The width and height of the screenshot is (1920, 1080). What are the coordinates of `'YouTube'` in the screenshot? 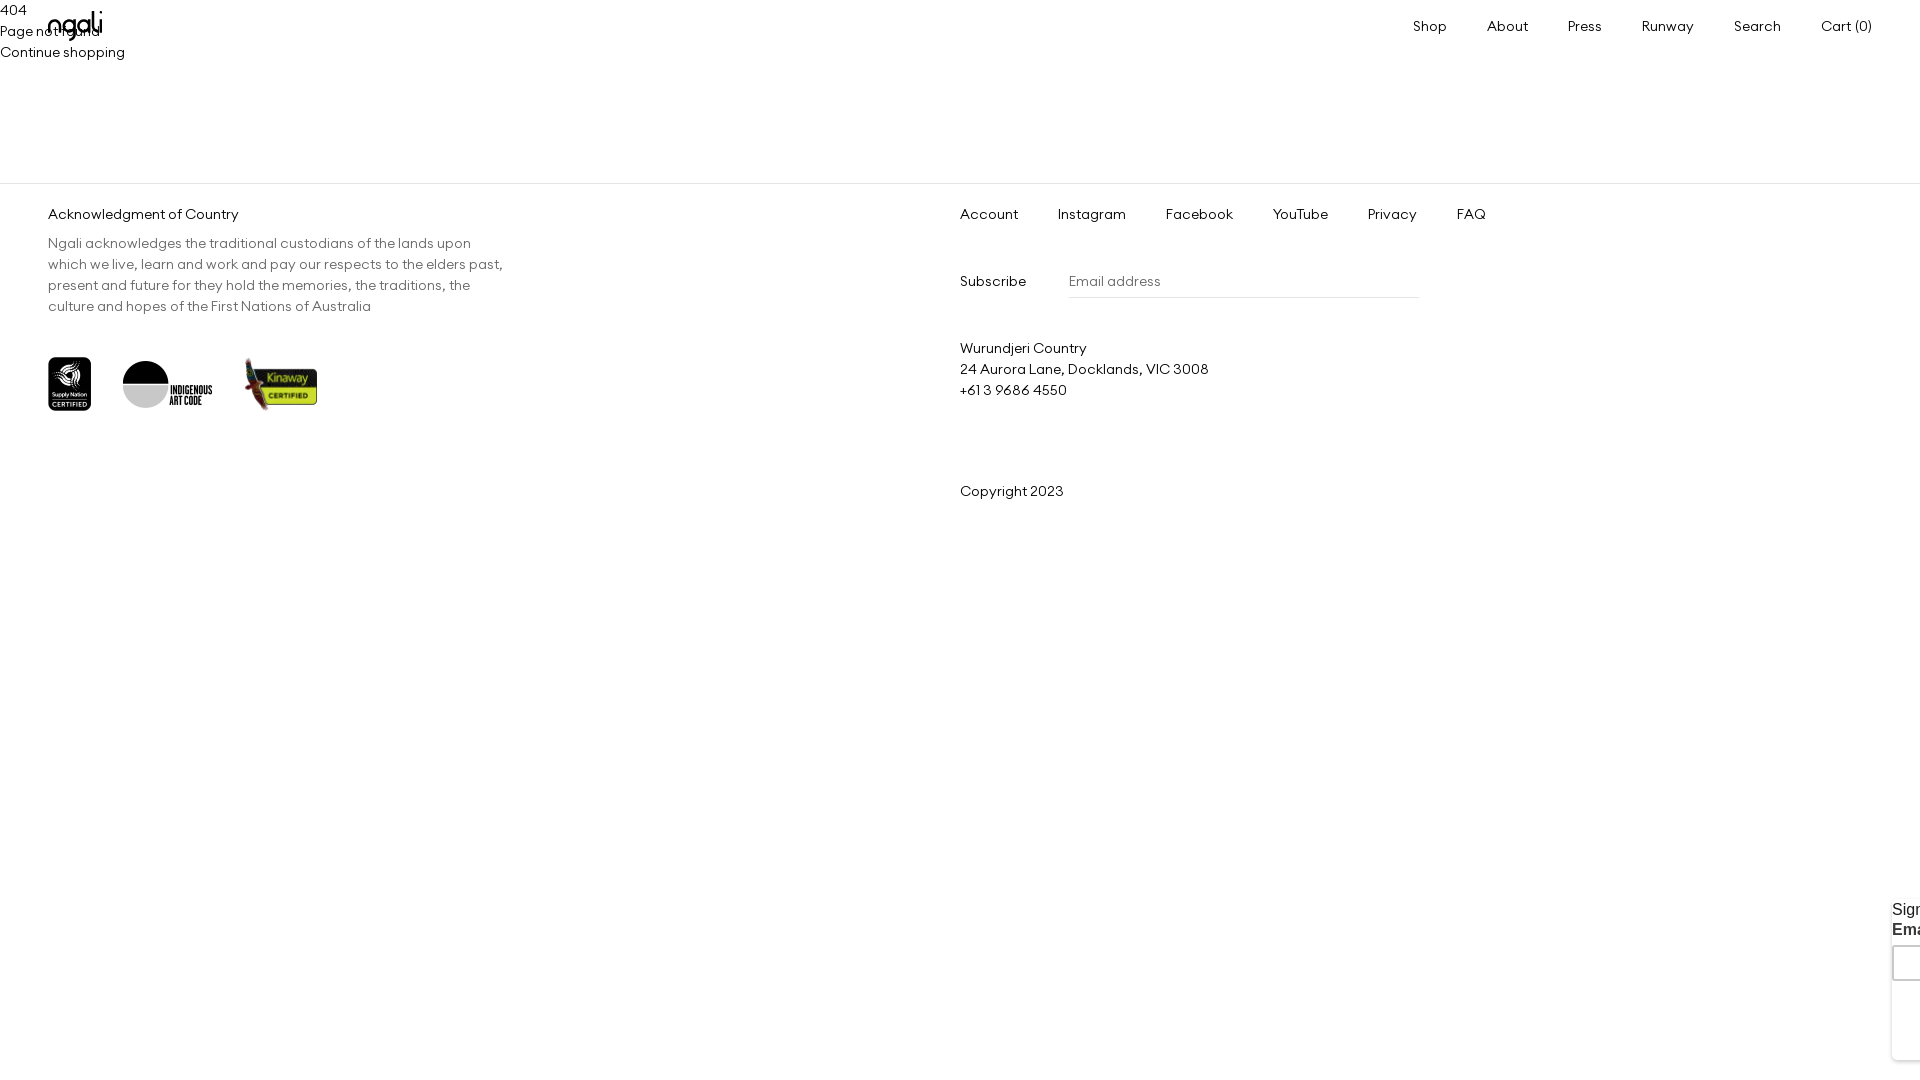 It's located at (1300, 214).